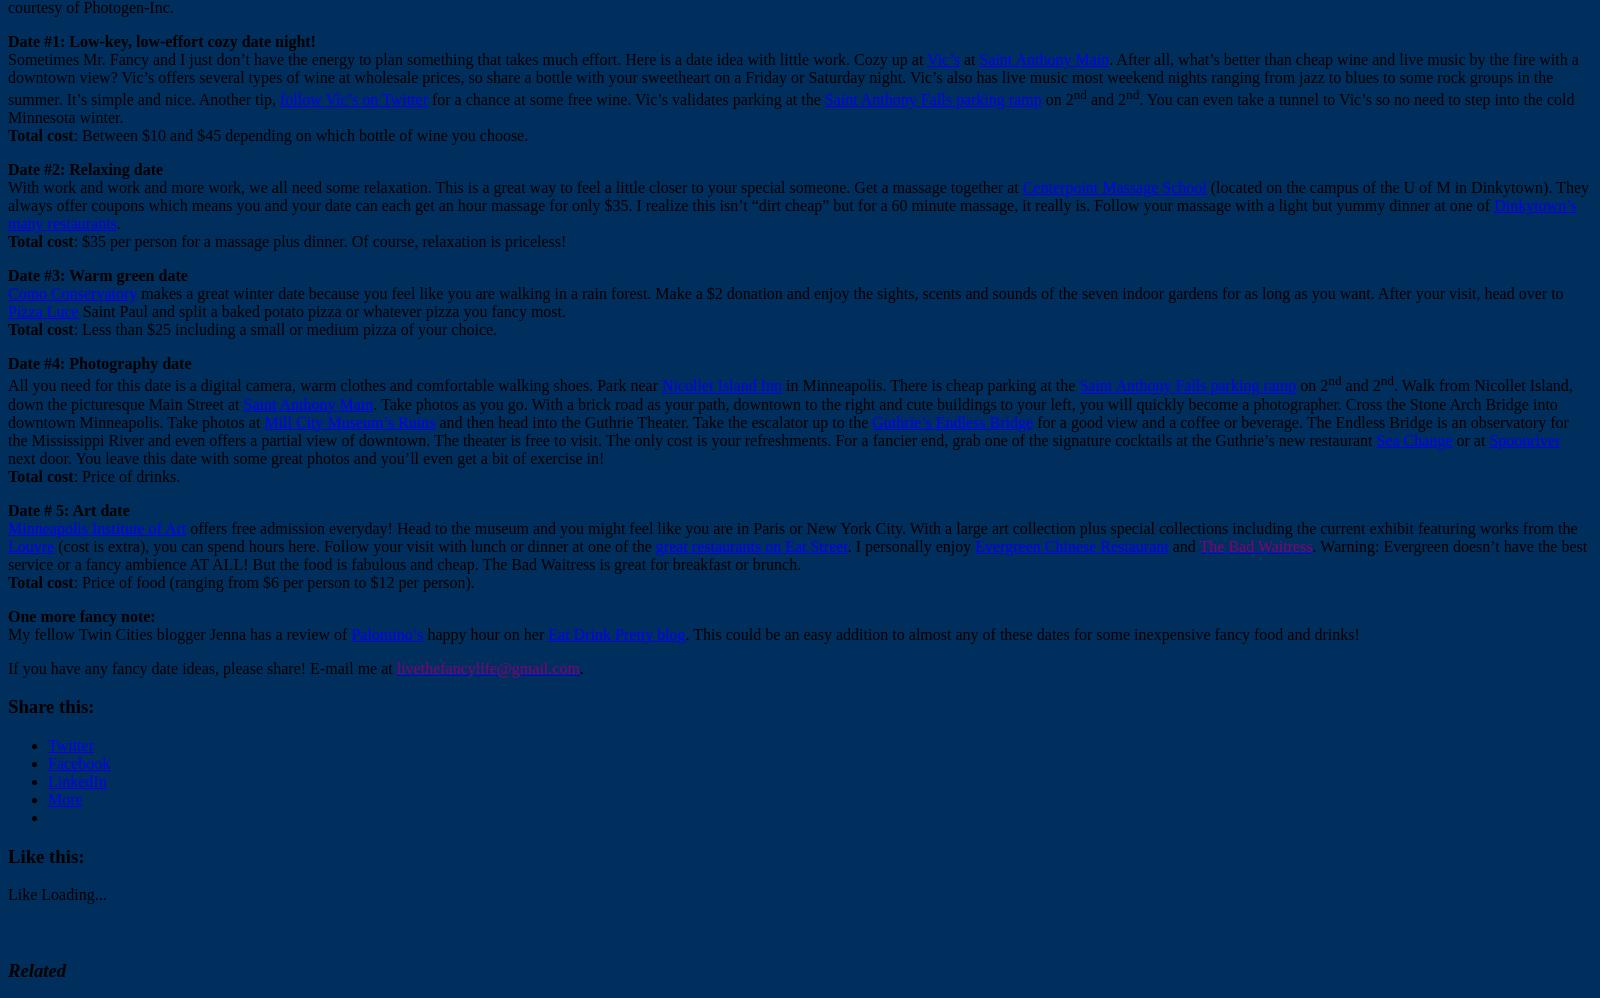 This screenshot has height=998, width=1600. I want to click on '. Warning: Evergreen doesn’t have the best service or a fancy ambience AT ALL! But the food is fabulous and cheap. The Bad Waitress is great for breakfast or brunch.', so click(797, 553).